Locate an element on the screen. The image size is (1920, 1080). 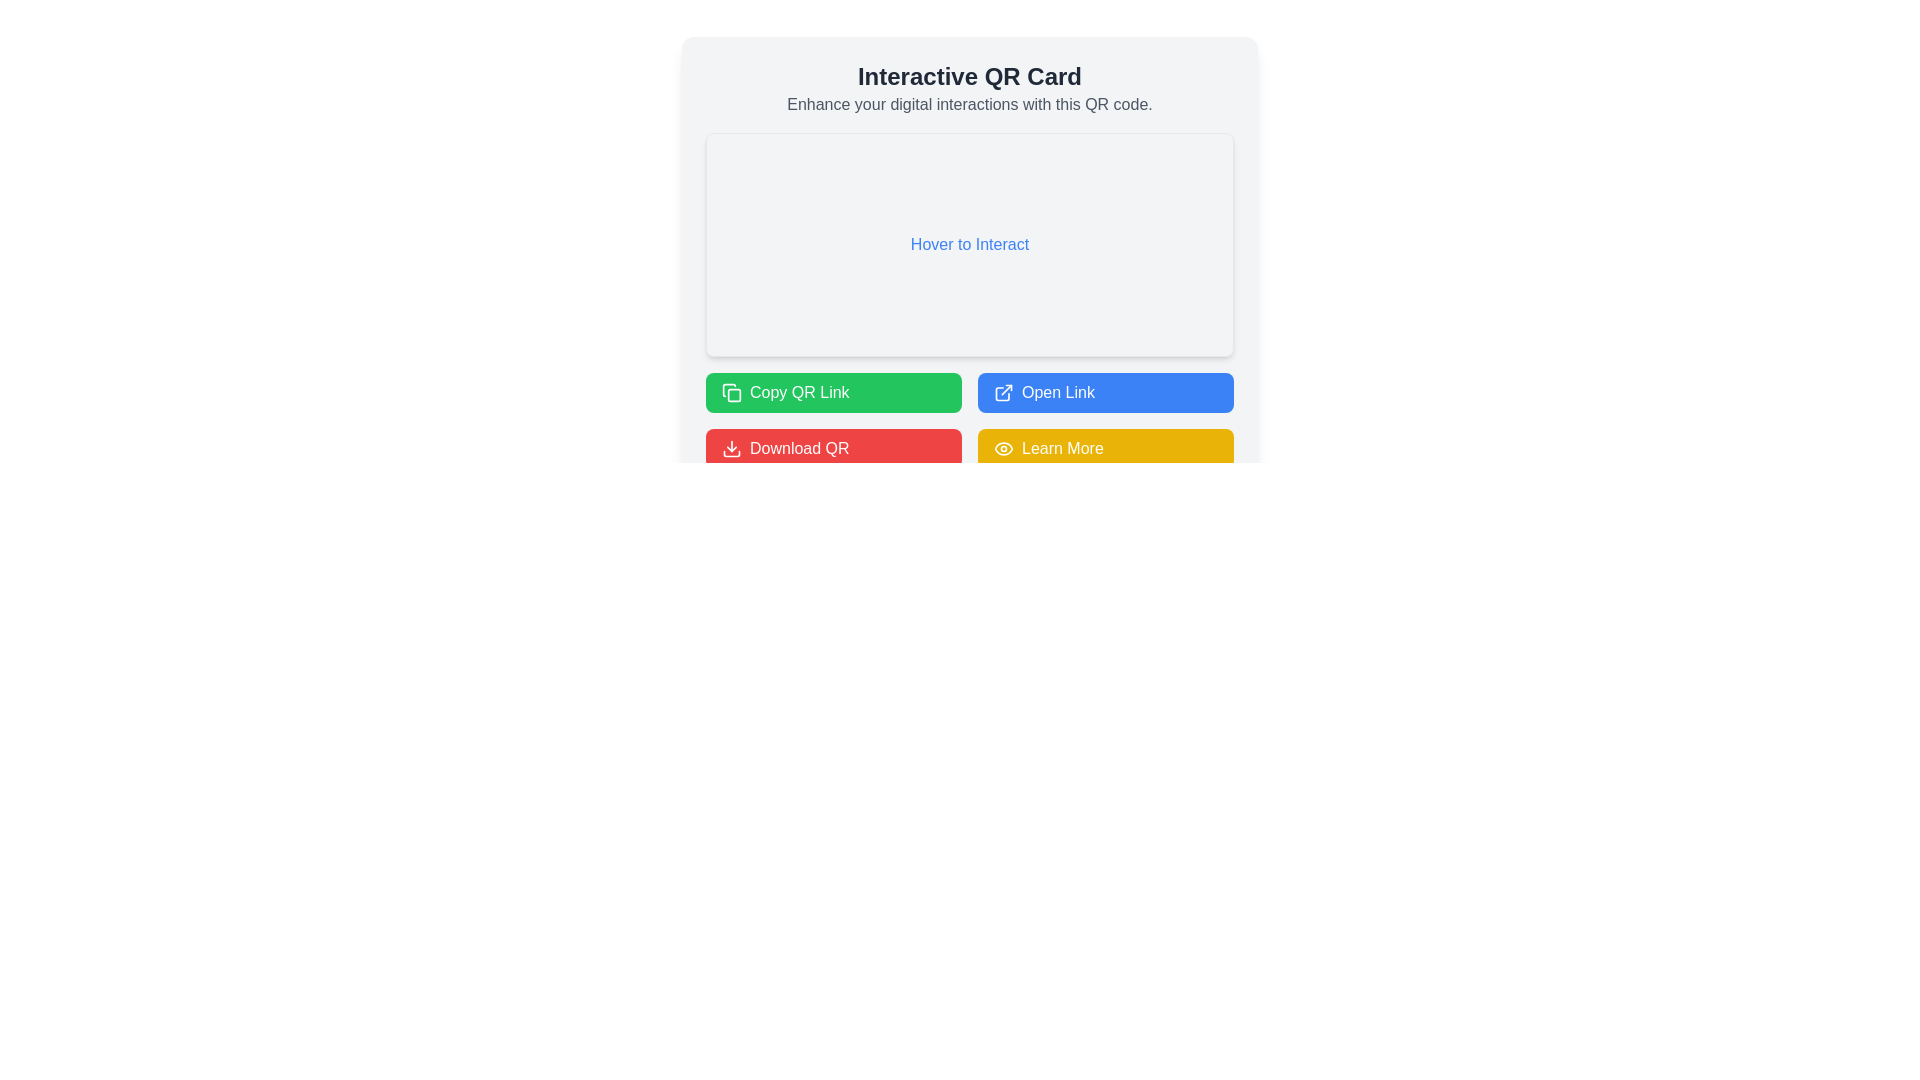
the 'Copy QR Link' button, which features a decorative 'Copy' icon centrally located within it is located at coordinates (733, 395).